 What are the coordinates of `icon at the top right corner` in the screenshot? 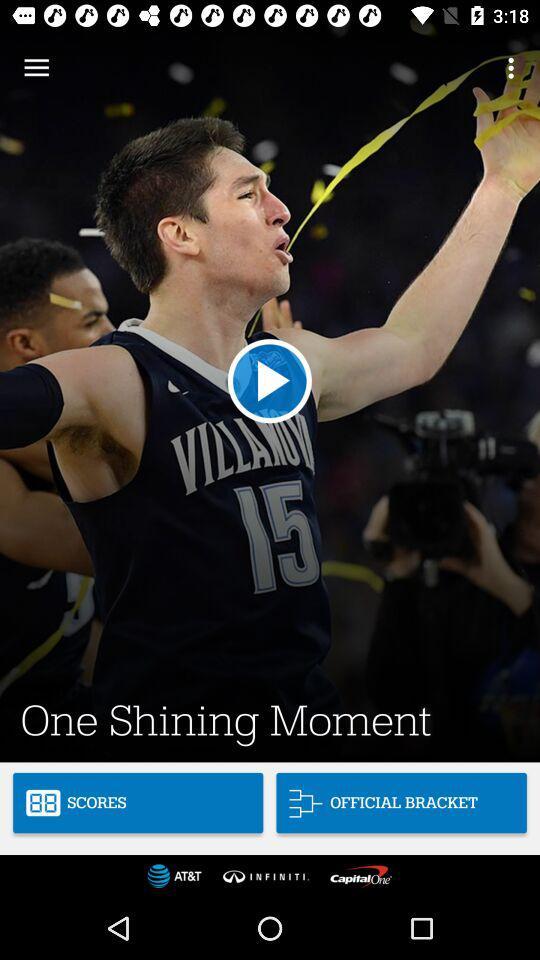 It's located at (513, 68).